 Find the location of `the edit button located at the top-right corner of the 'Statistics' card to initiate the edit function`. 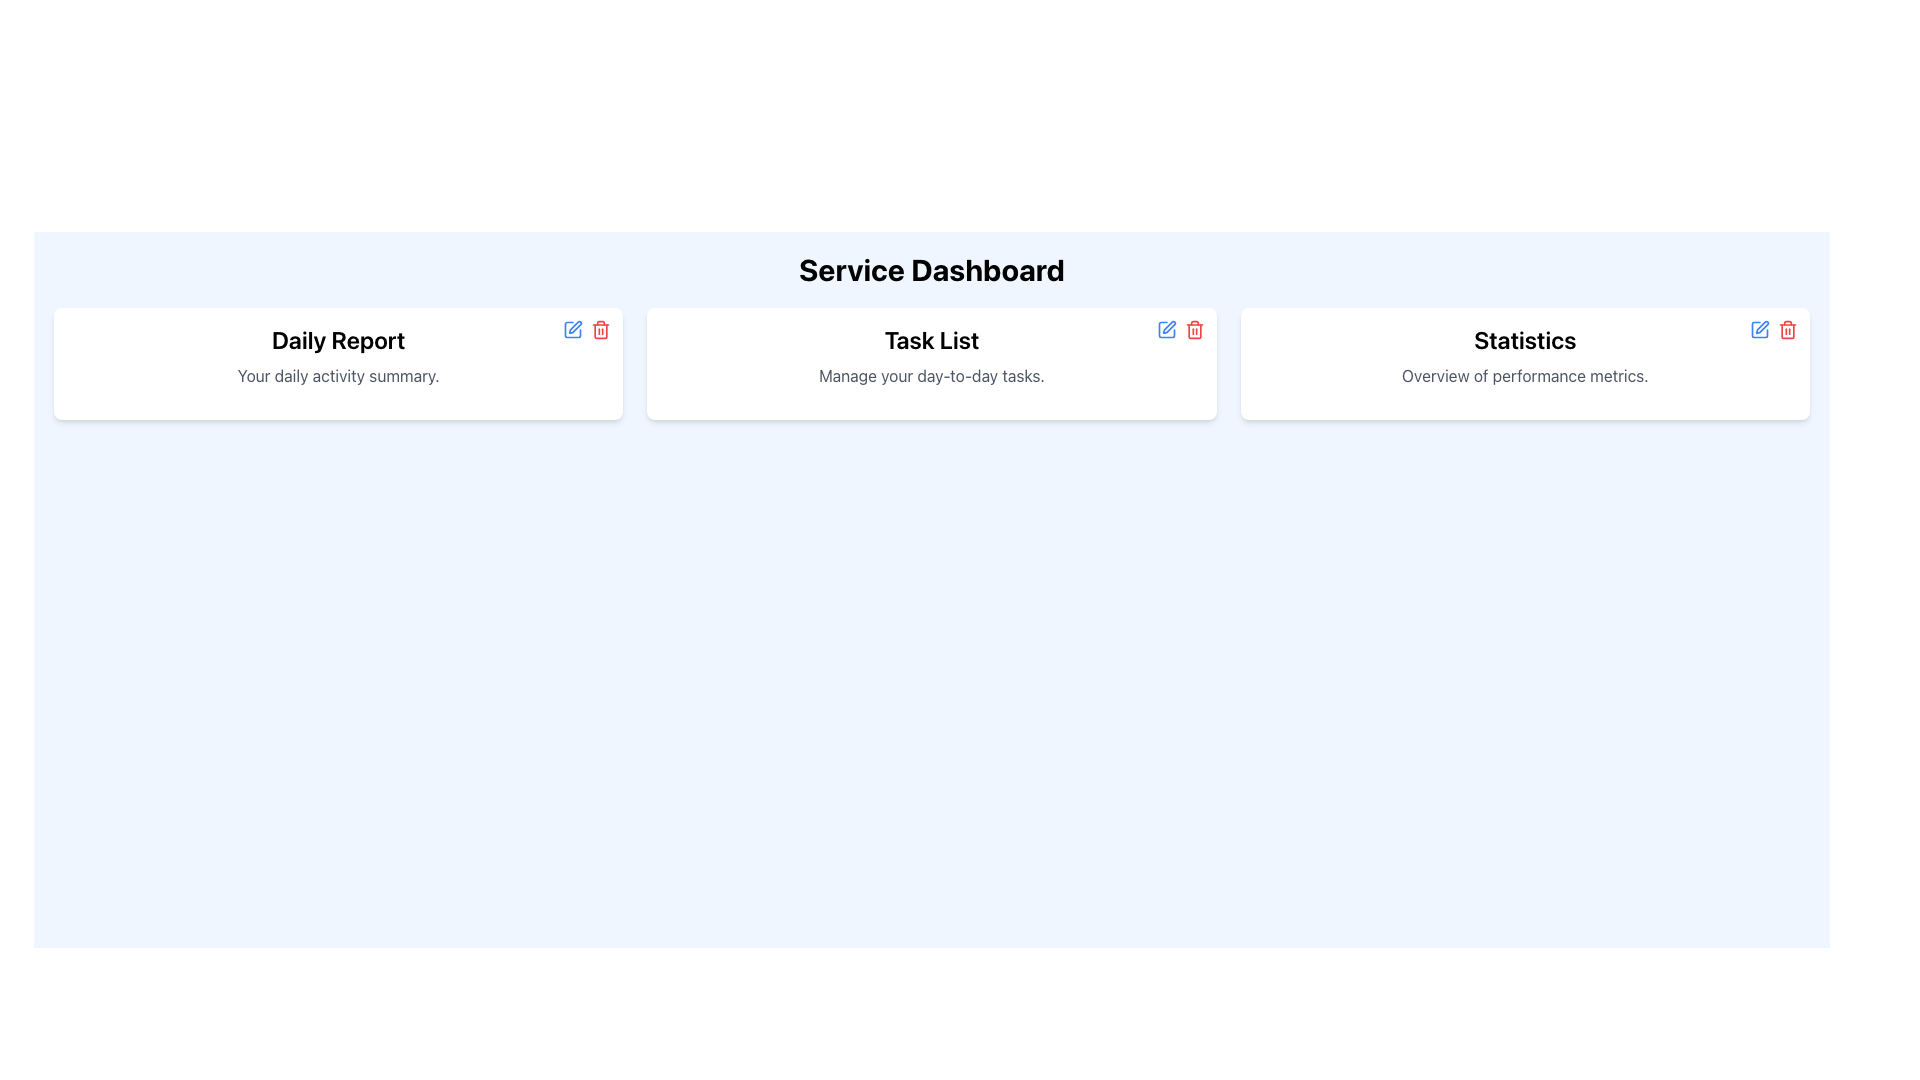

the edit button located at the top-right corner of the 'Statistics' card to initiate the edit function is located at coordinates (1760, 329).